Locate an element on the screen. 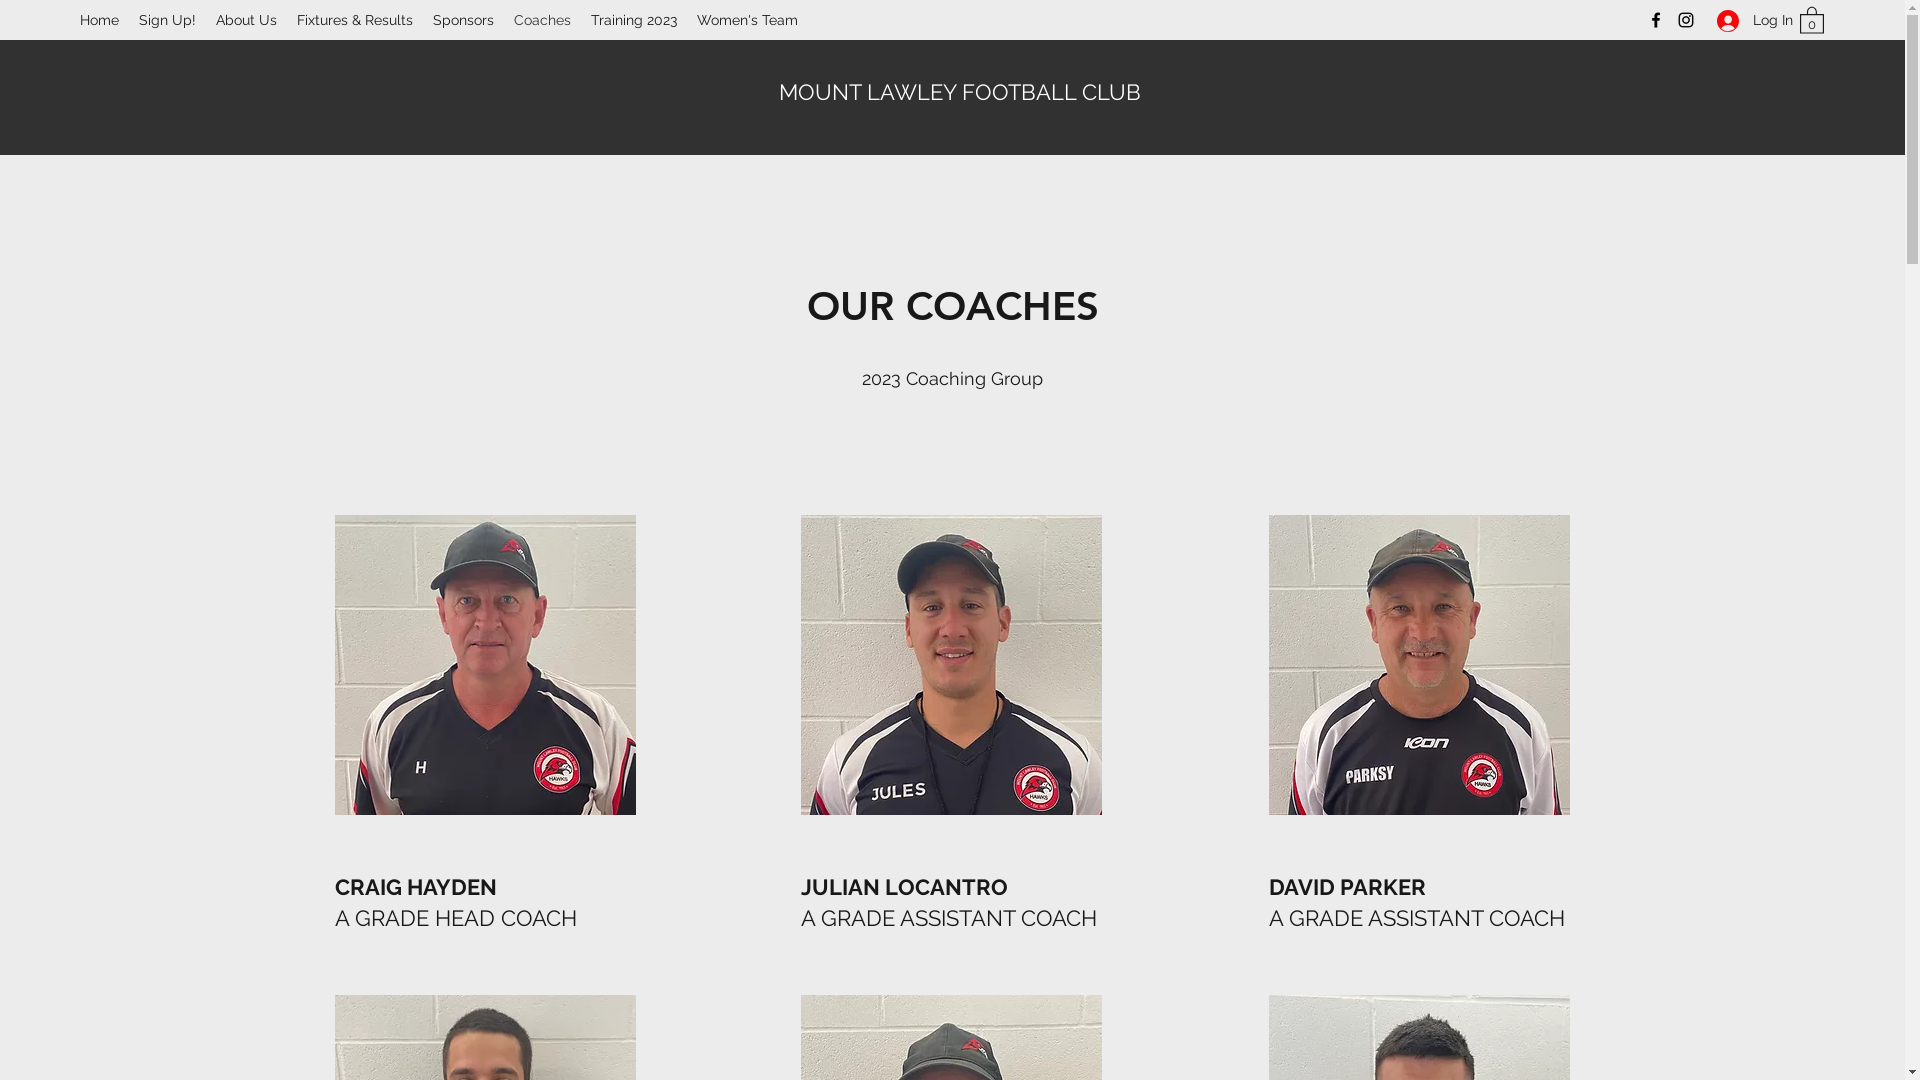 The image size is (1920, 1080). 'Sponsors' is located at coordinates (462, 19).